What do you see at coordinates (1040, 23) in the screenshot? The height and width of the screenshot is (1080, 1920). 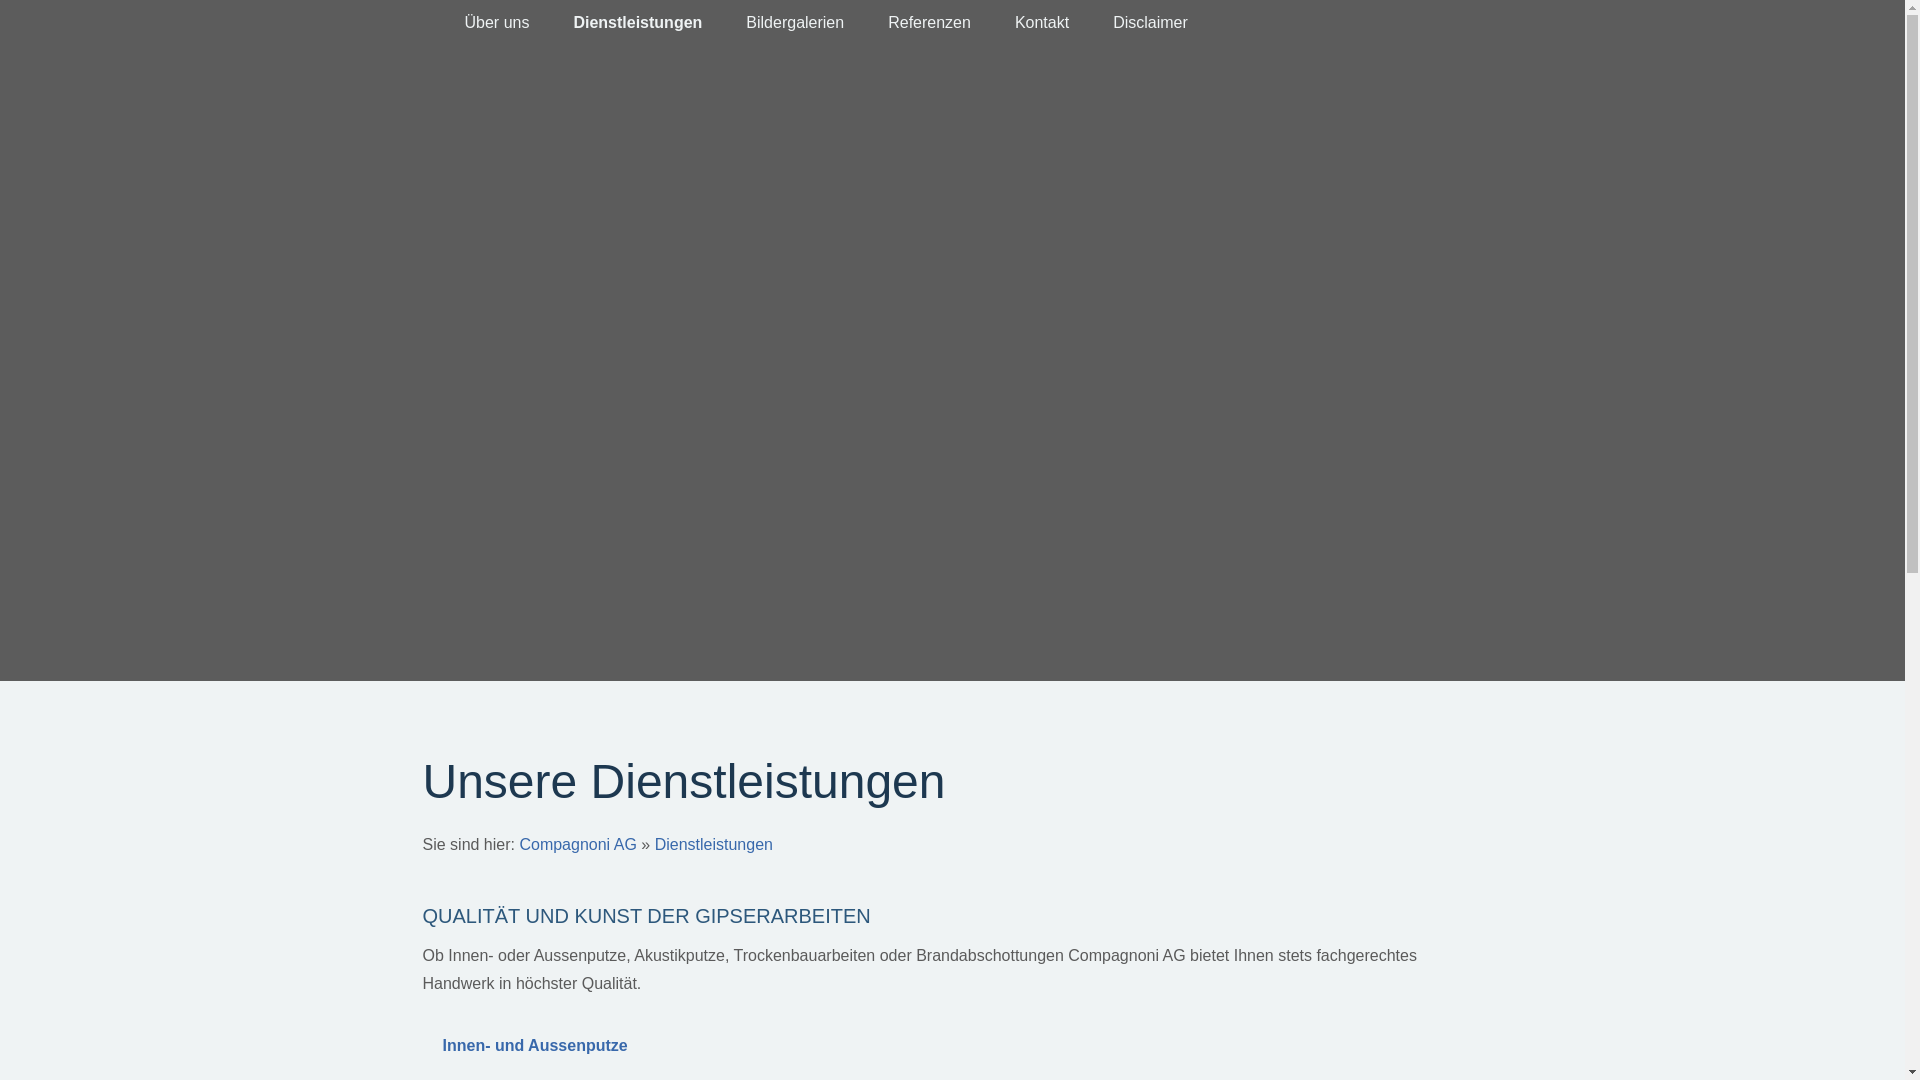 I see `'Kontakt'` at bounding box center [1040, 23].